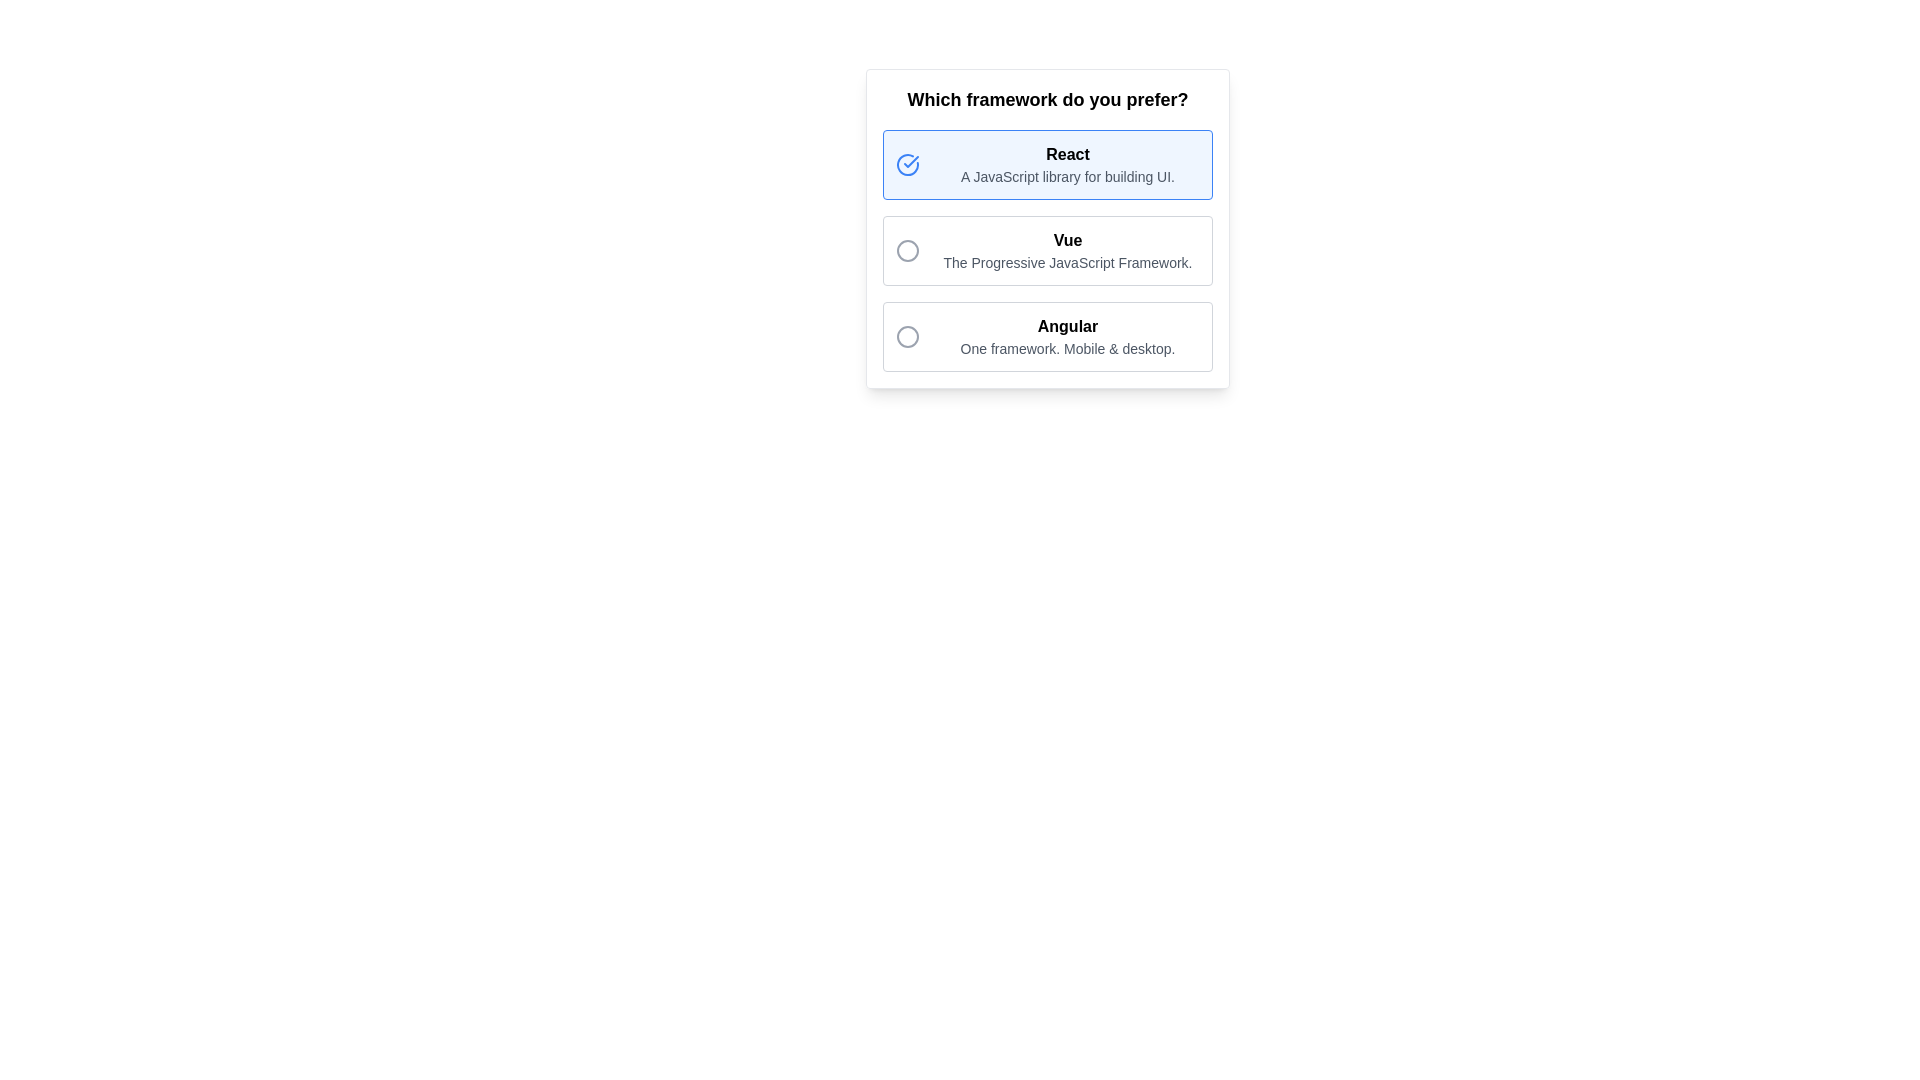  What do you see at coordinates (1067, 335) in the screenshot?
I see `the text label option that contains the title 'Angular' and subtitle 'One framework. Mobile & desktop.' located in the third position of a vertical list` at bounding box center [1067, 335].